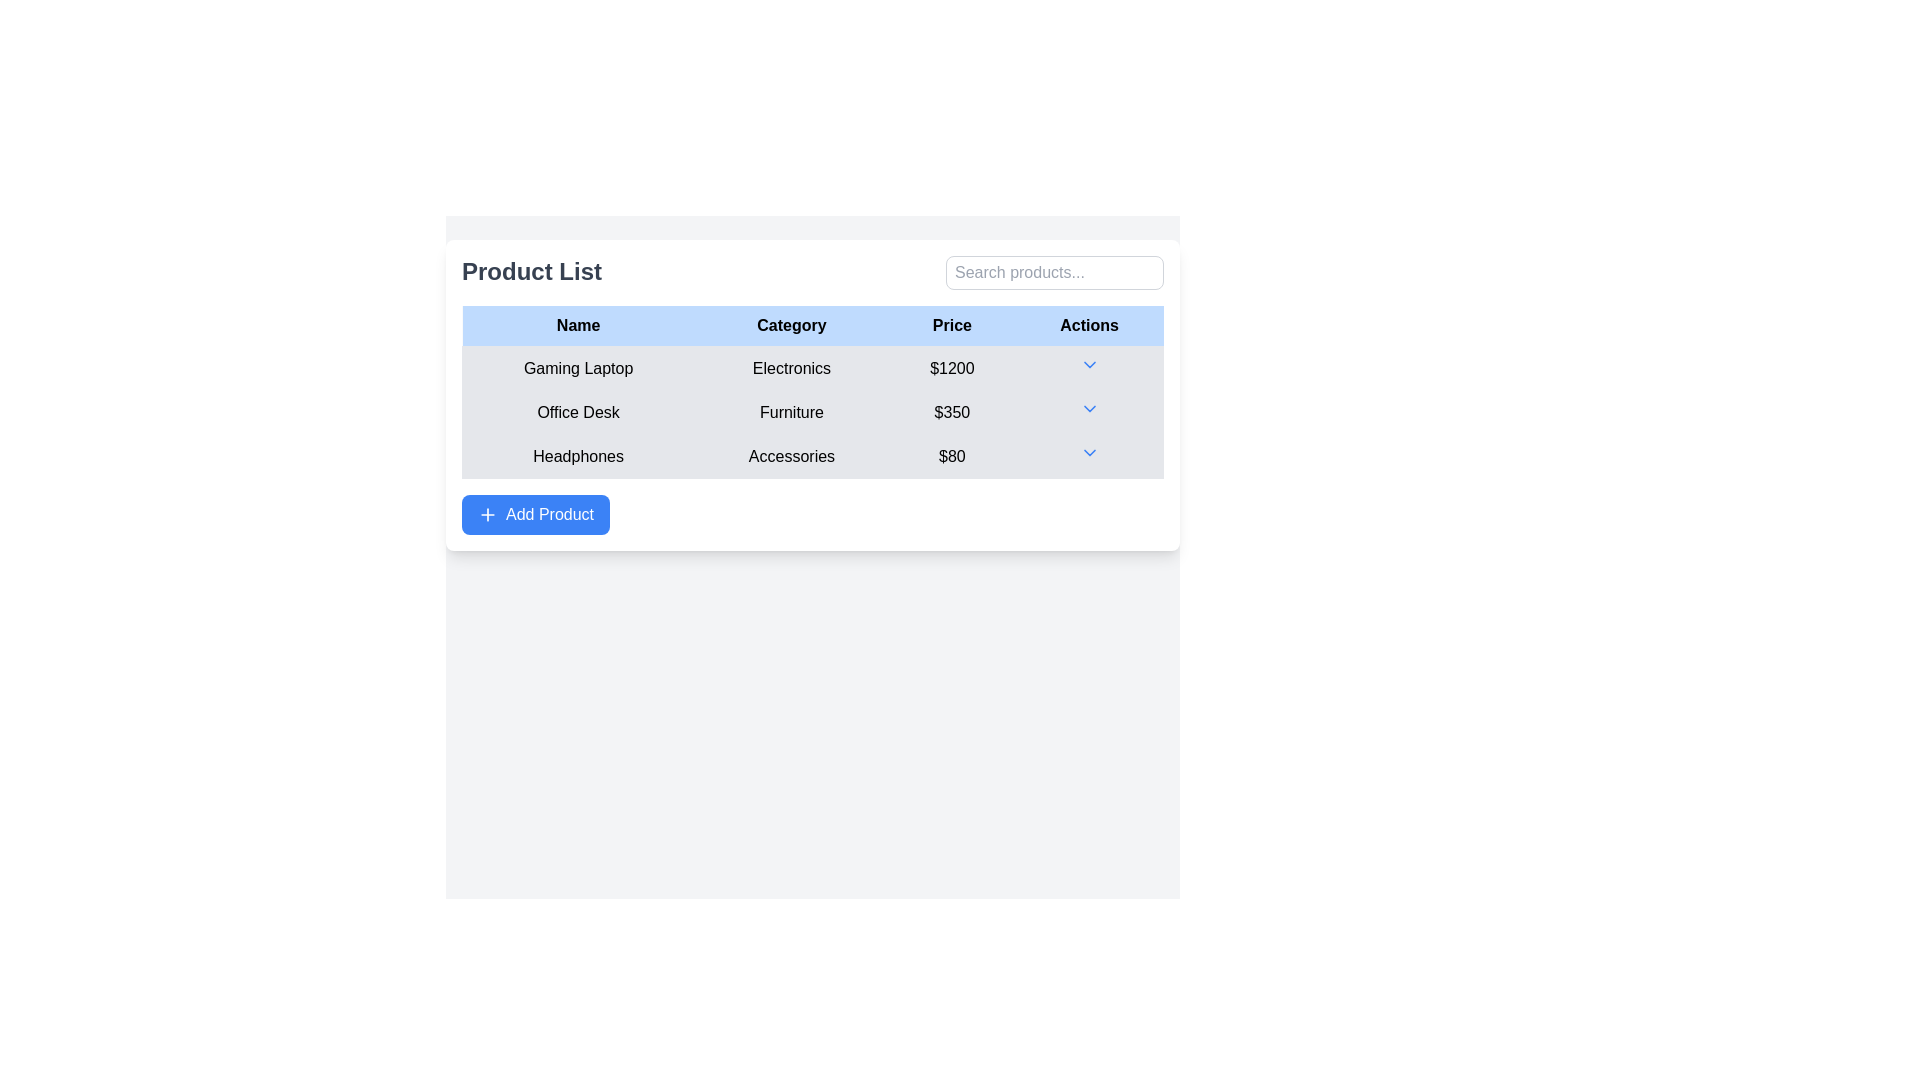  Describe the element at coordinates (791, 456) in the screenshot. I see `the static text box displaying 'Accessories' located in the second column of the third row of the product list table` at that location.